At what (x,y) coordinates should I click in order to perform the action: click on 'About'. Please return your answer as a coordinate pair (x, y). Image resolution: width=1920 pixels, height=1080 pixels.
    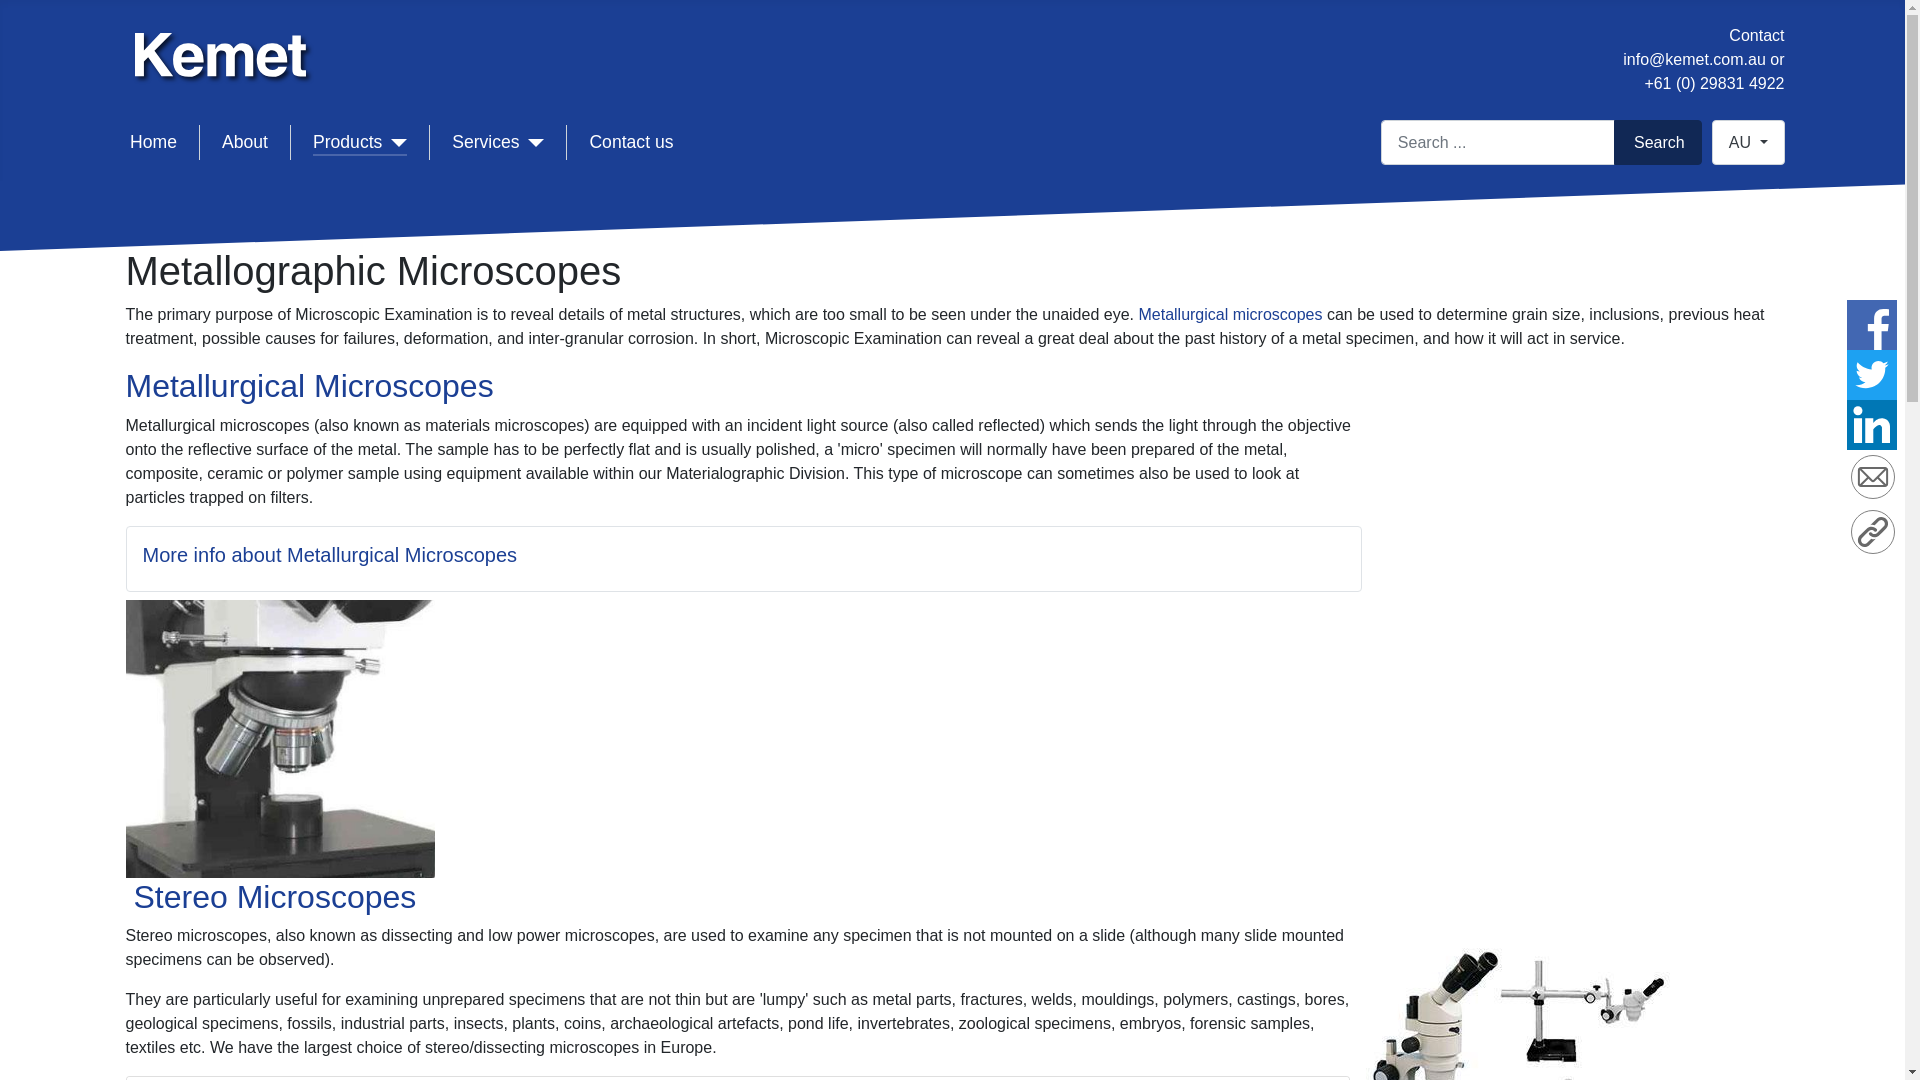
    Looking at the image, I should click on (243, 141).